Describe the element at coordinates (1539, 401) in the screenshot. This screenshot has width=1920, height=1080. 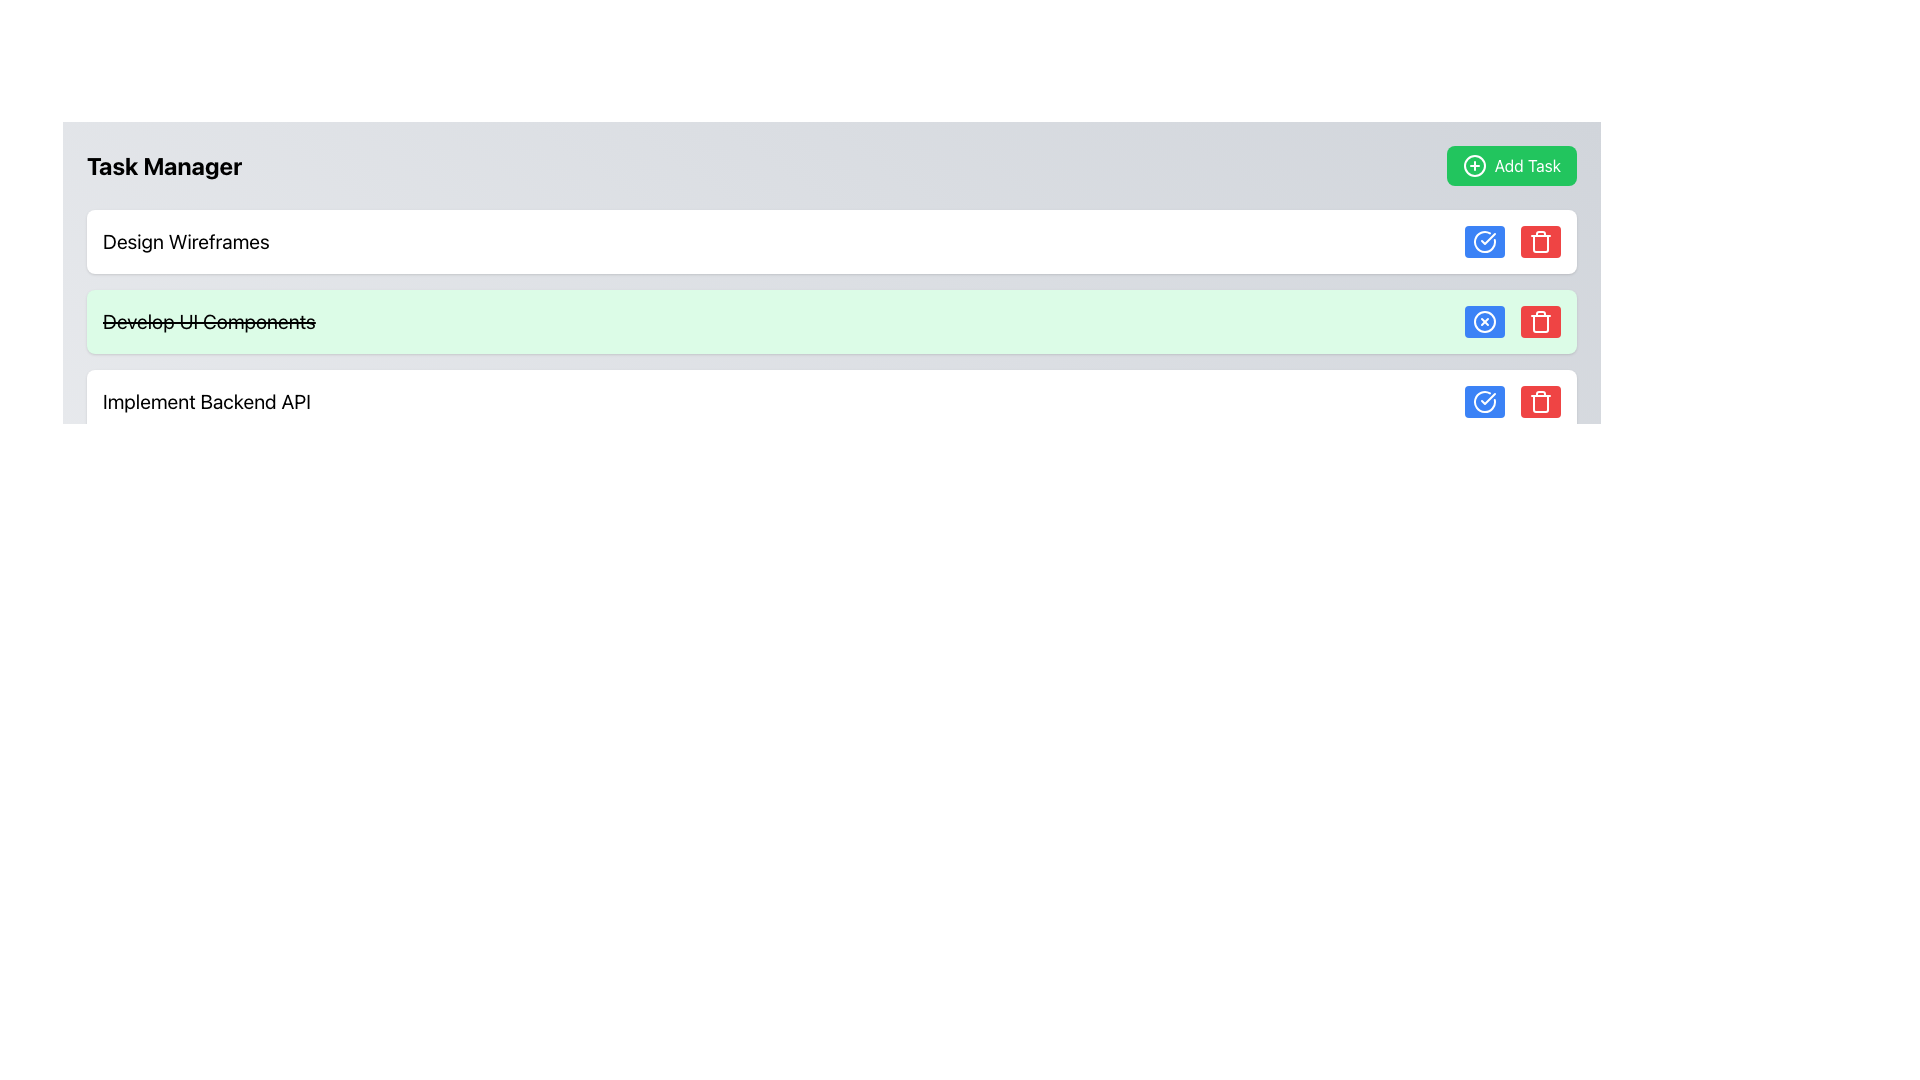
I see `the red button with a trash bin icon` at that location.